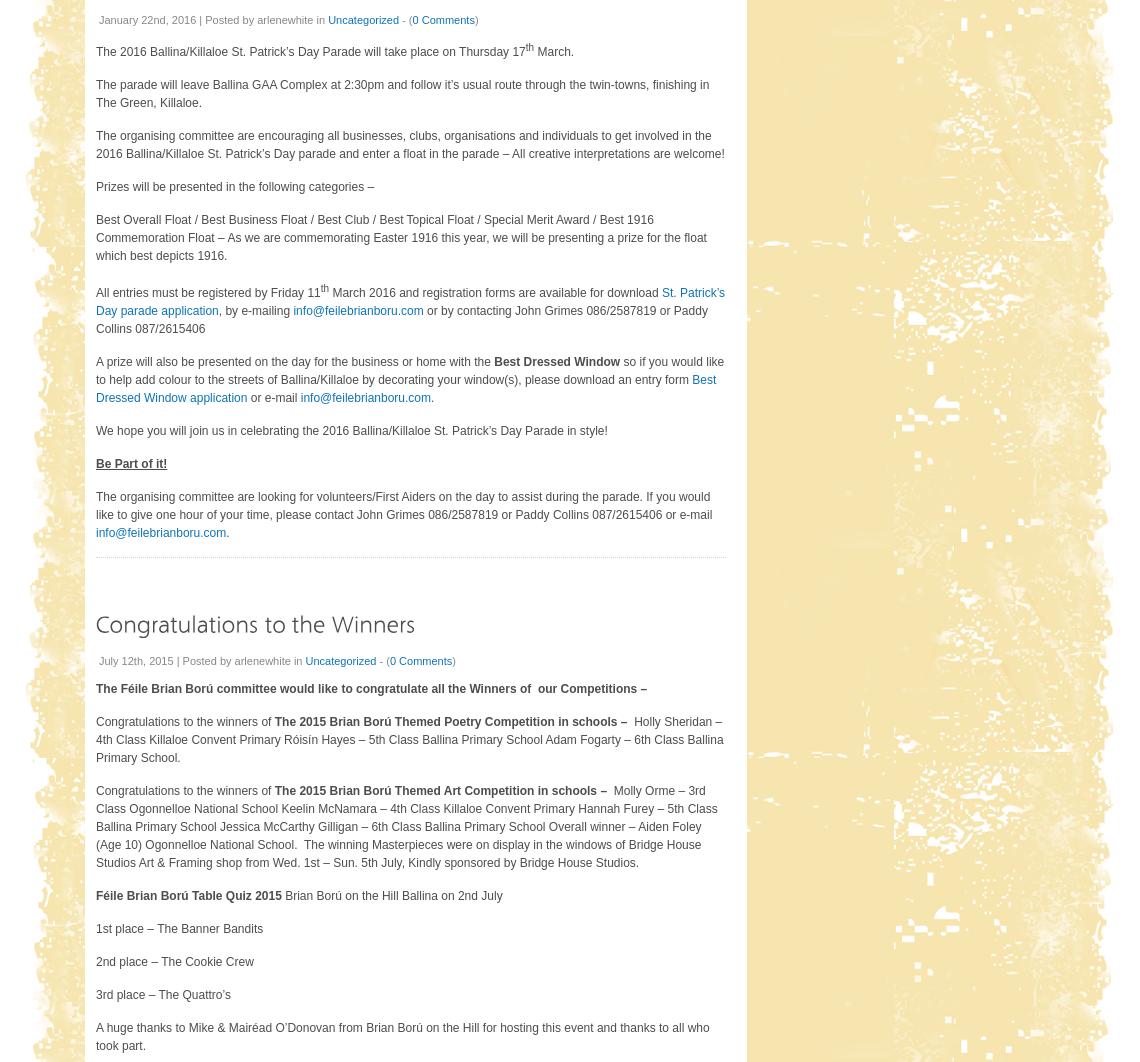 This screenshot has height=1062, width=1140. I want to click on 'Holly Sheridan – 4th Class Killaloe Convent Primary Róisín Hayes – 5th Class Ballina Primary School Adam Fogarty – 6th Class Ballina Primary School.', so click(408, 739).